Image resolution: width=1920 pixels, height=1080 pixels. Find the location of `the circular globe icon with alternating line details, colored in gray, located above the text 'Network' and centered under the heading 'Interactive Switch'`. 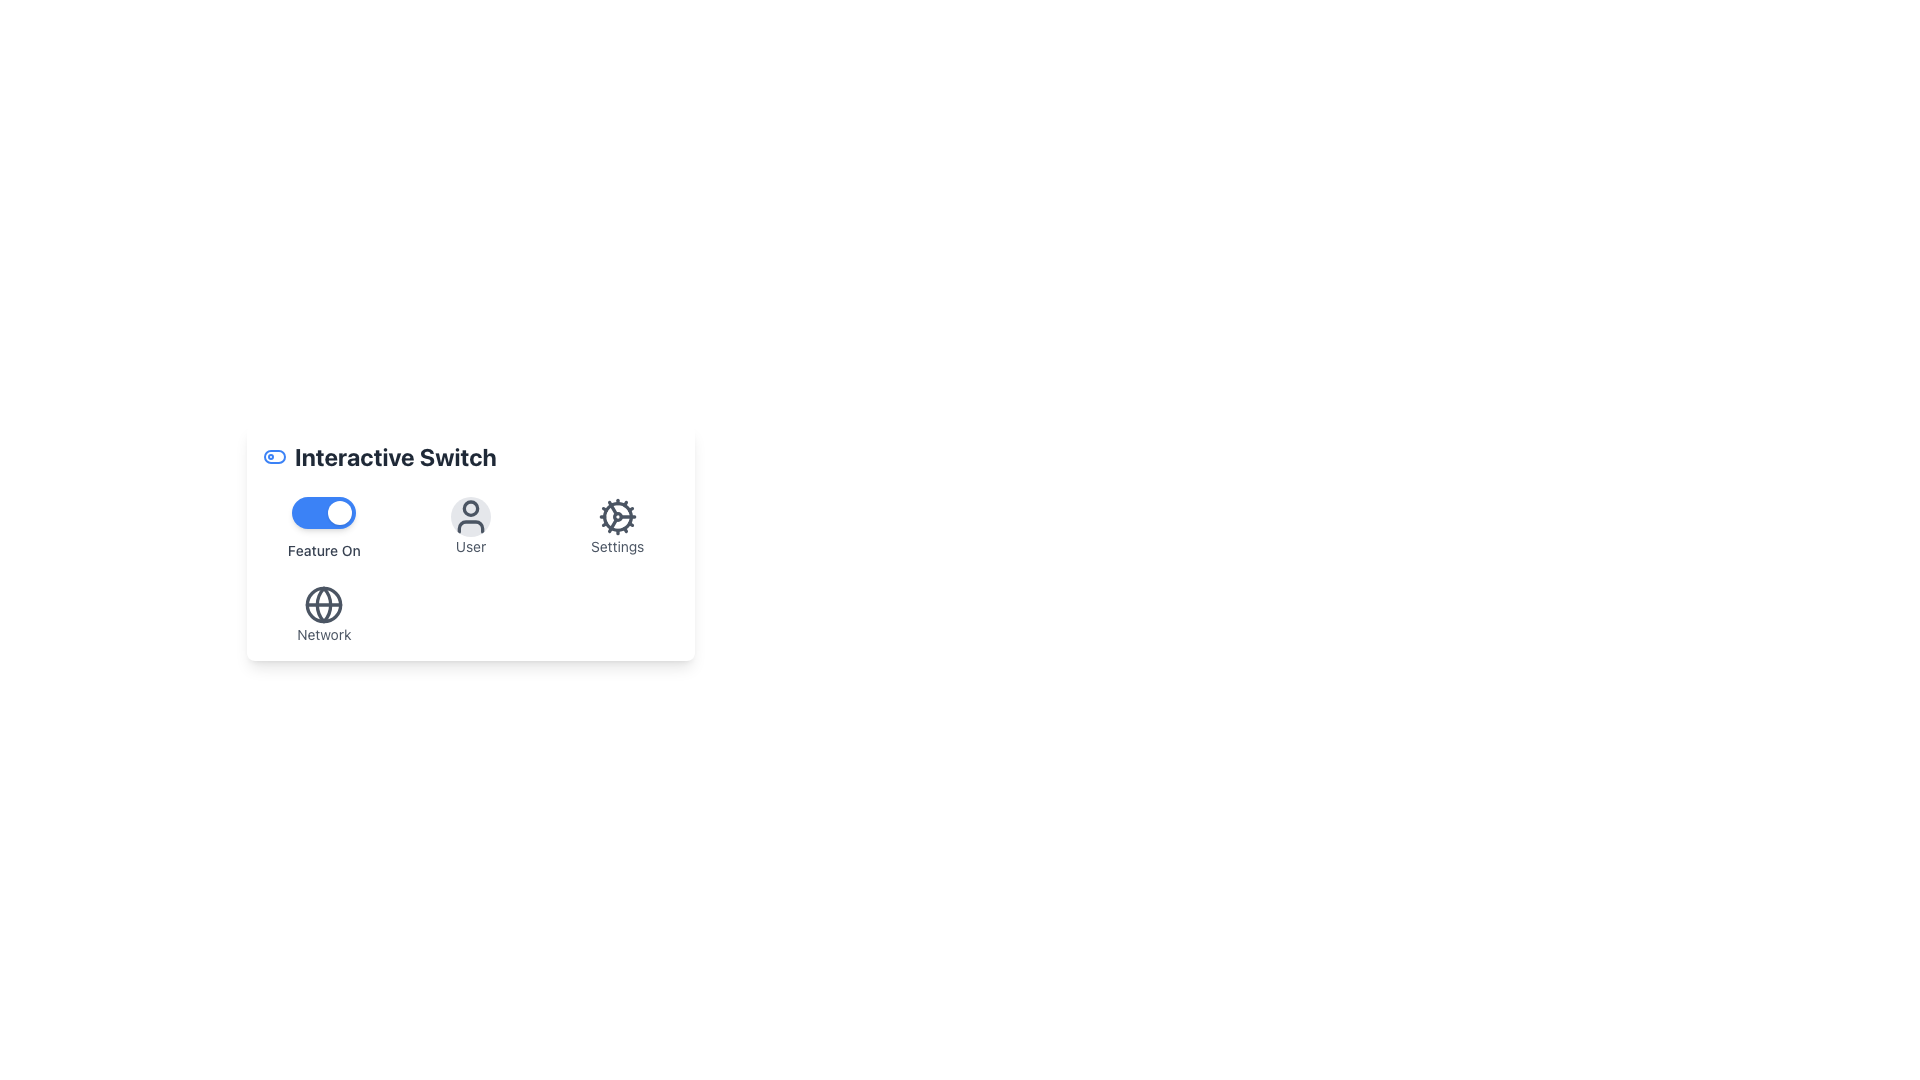

the circular globe icon with alternating line details, colored in gray, located above the text 'Network' and centered under the heading 'Interactive Switch' is located at coordinates (324, 604).